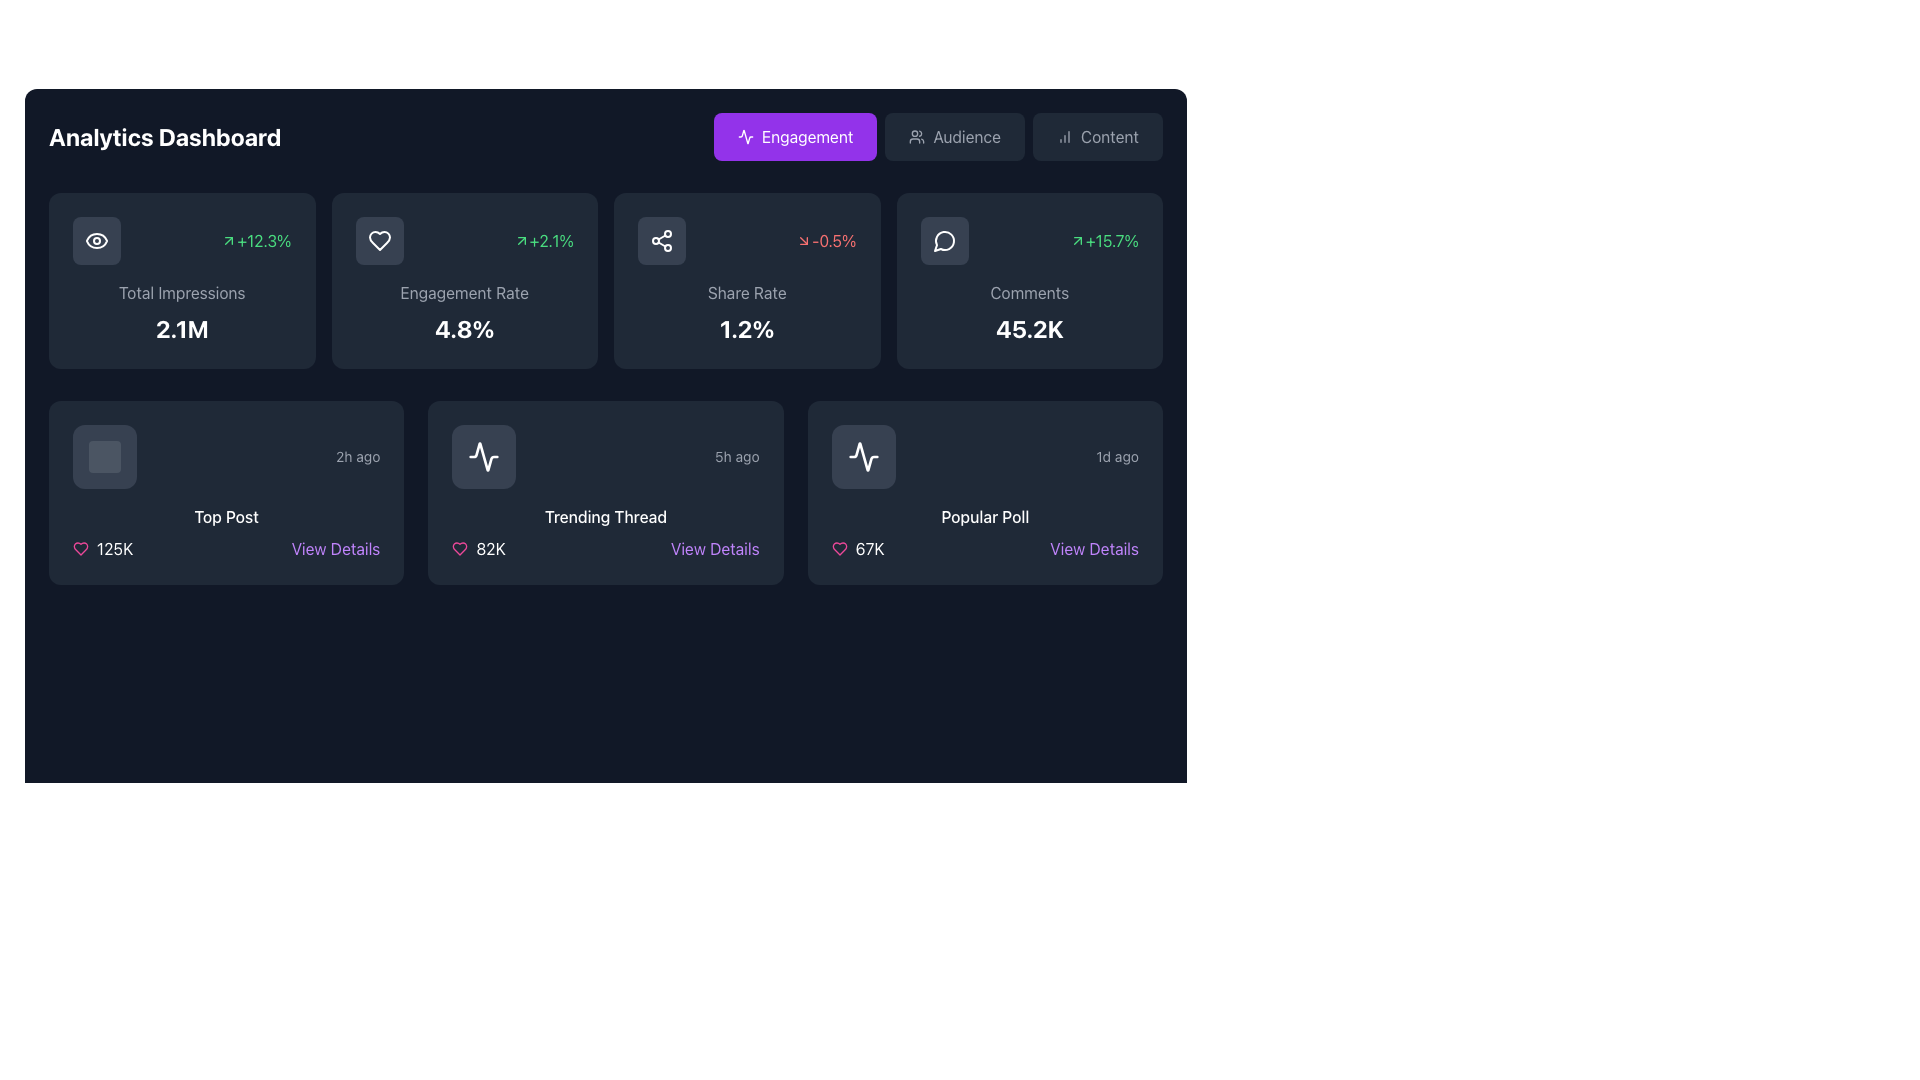 The image size is (1920, 1080). What do you see at coordinates (1029, 327) in the screenshot?
I see `the Text display that shows the numerical count of comments, located below the 'Comments' label and within a contextual background block` at bounding box center [1029, 327].